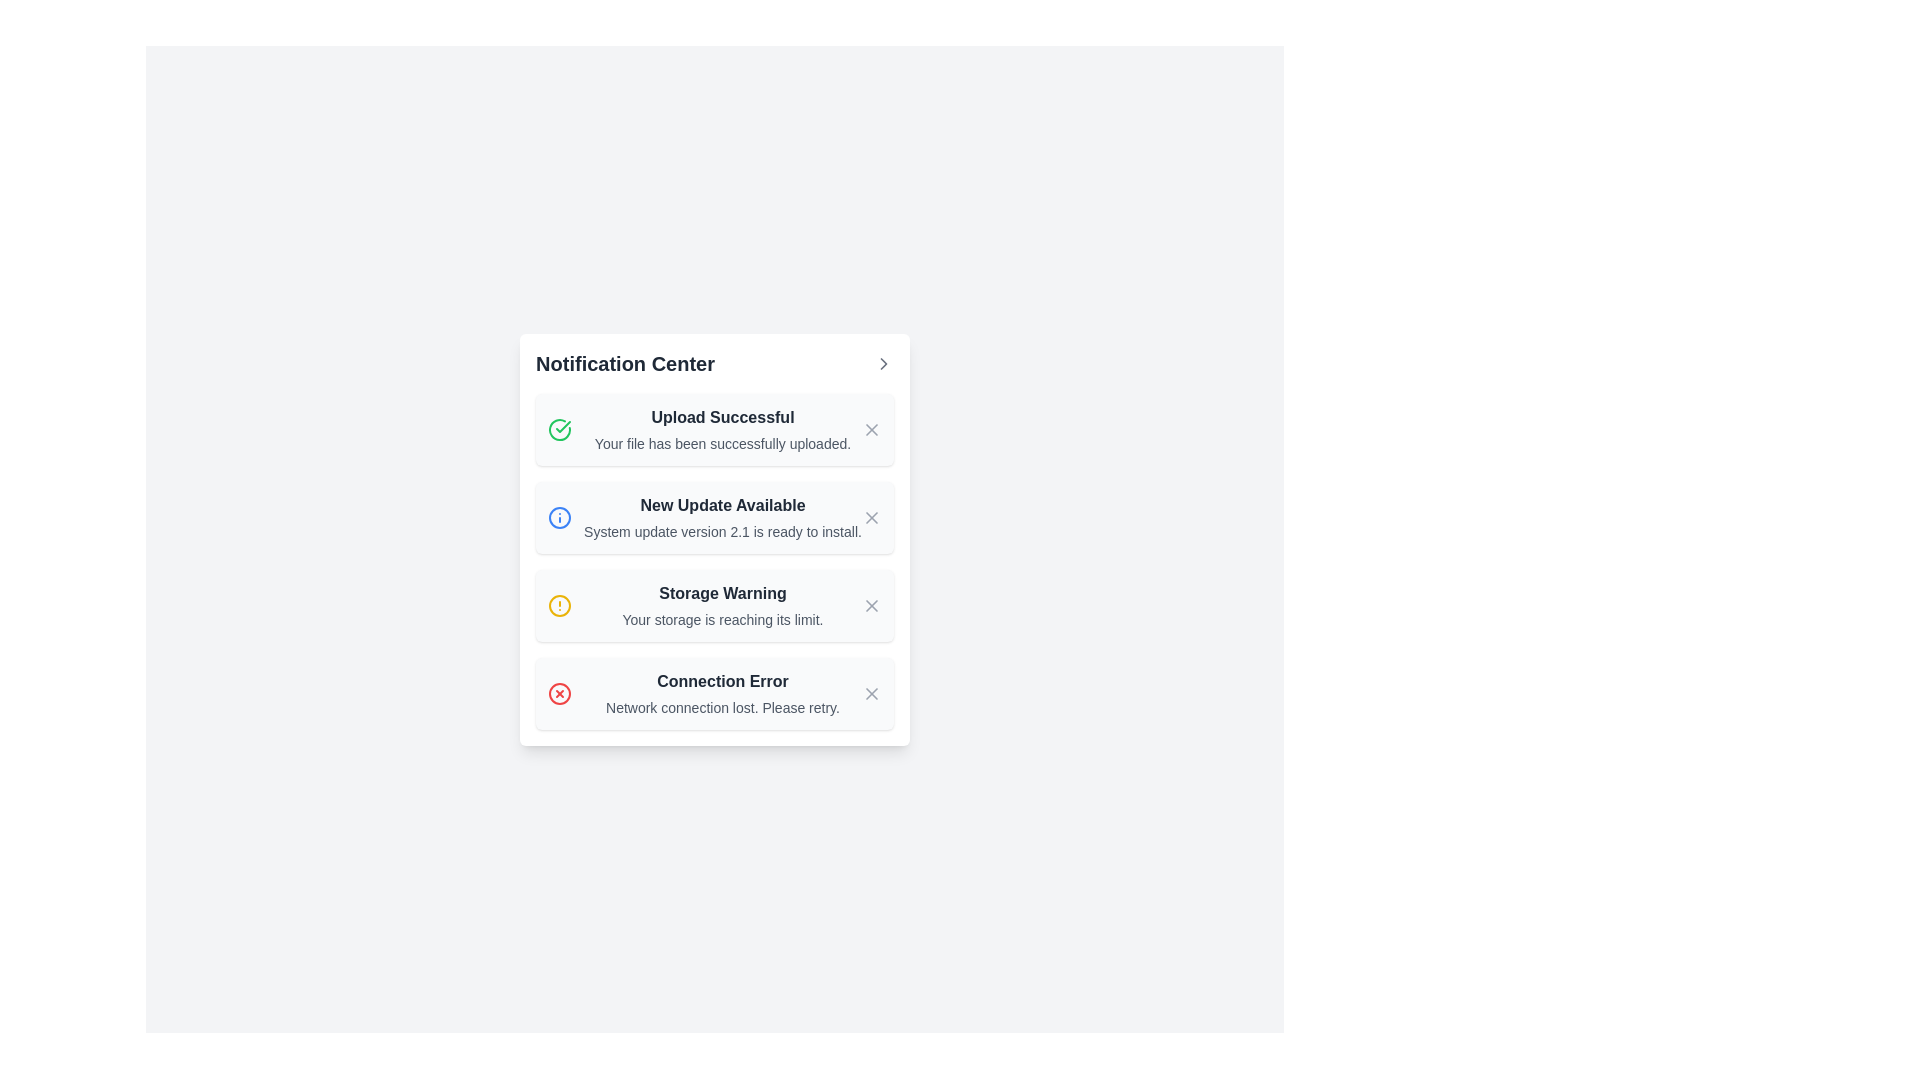  Describe the element at coordinates (722, 706) in the screenshot. I see `the text label displaying 'Network connection lost. Please retry.' located in the notification panel below the 'Connection Error' title` at that location.